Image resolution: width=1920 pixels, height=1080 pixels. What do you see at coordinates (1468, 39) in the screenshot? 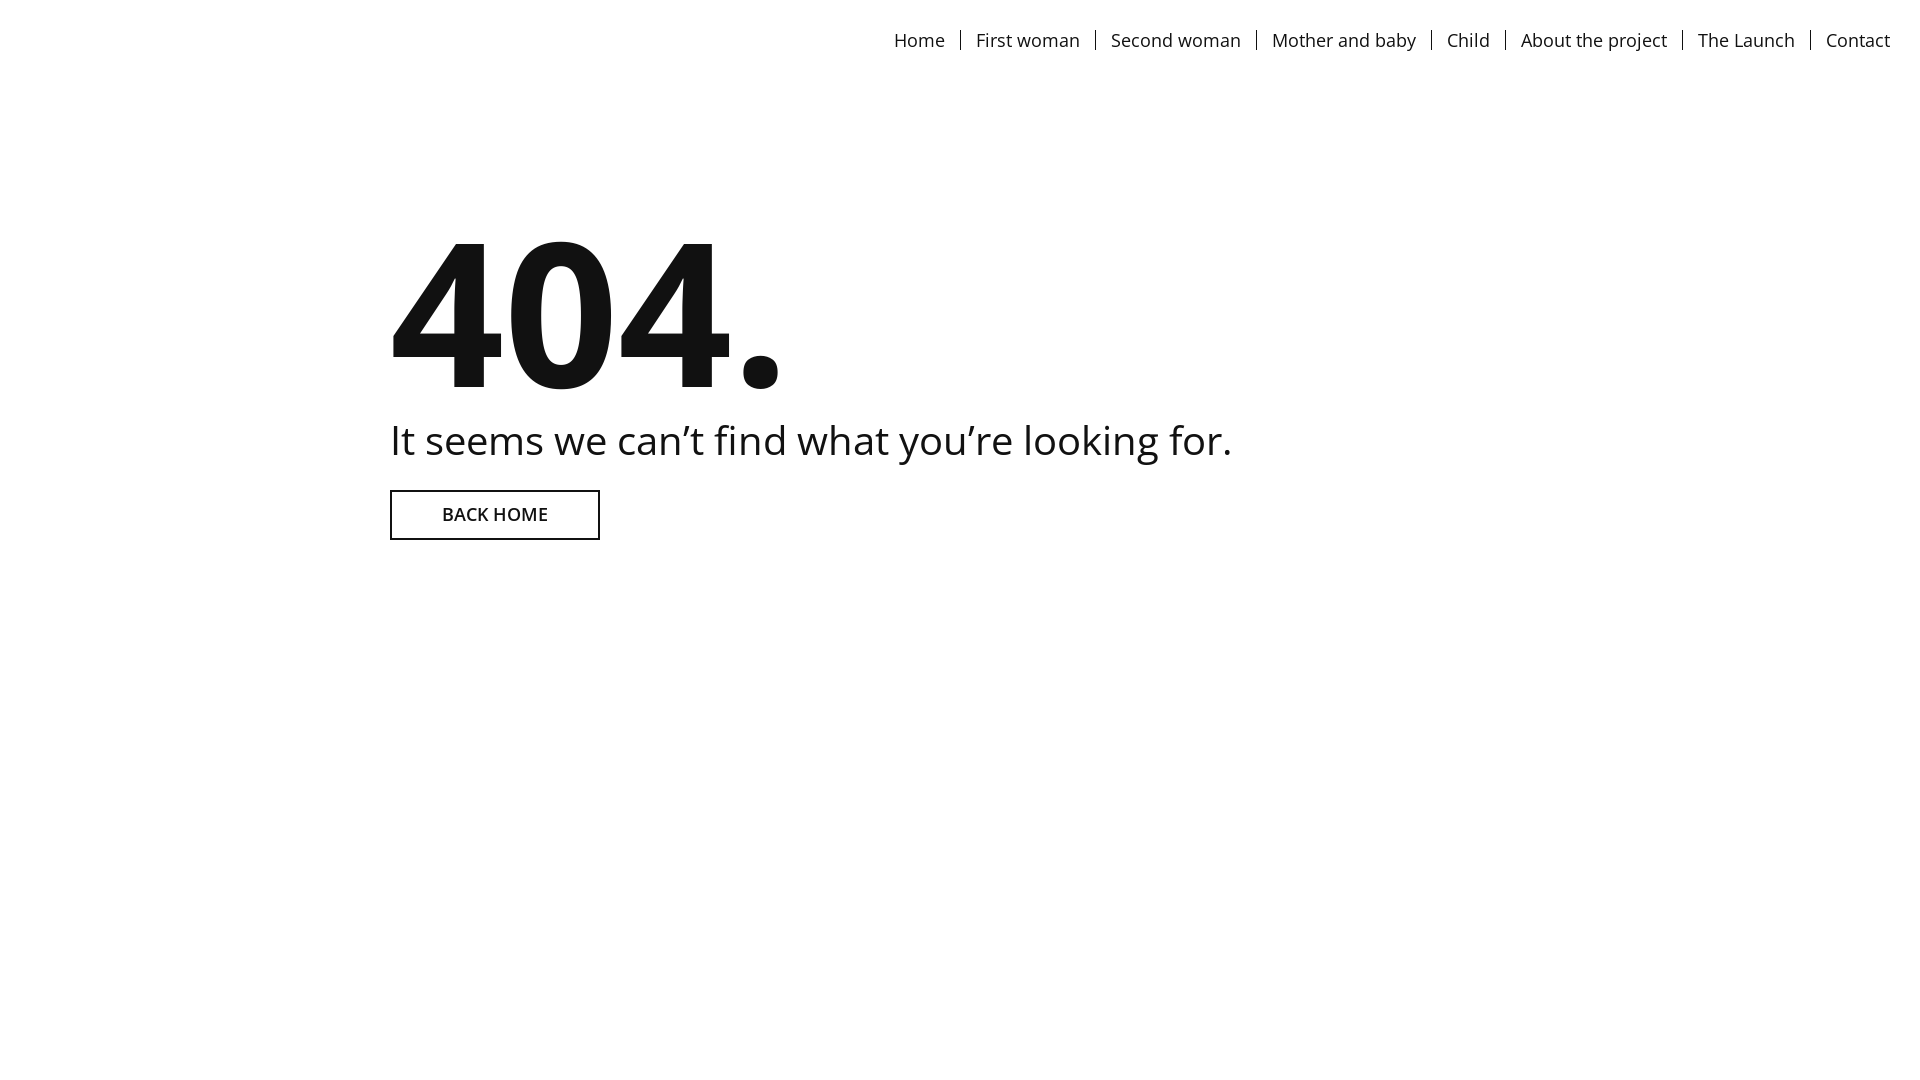
I see `'Child'` at bounding box center [1468, 39].